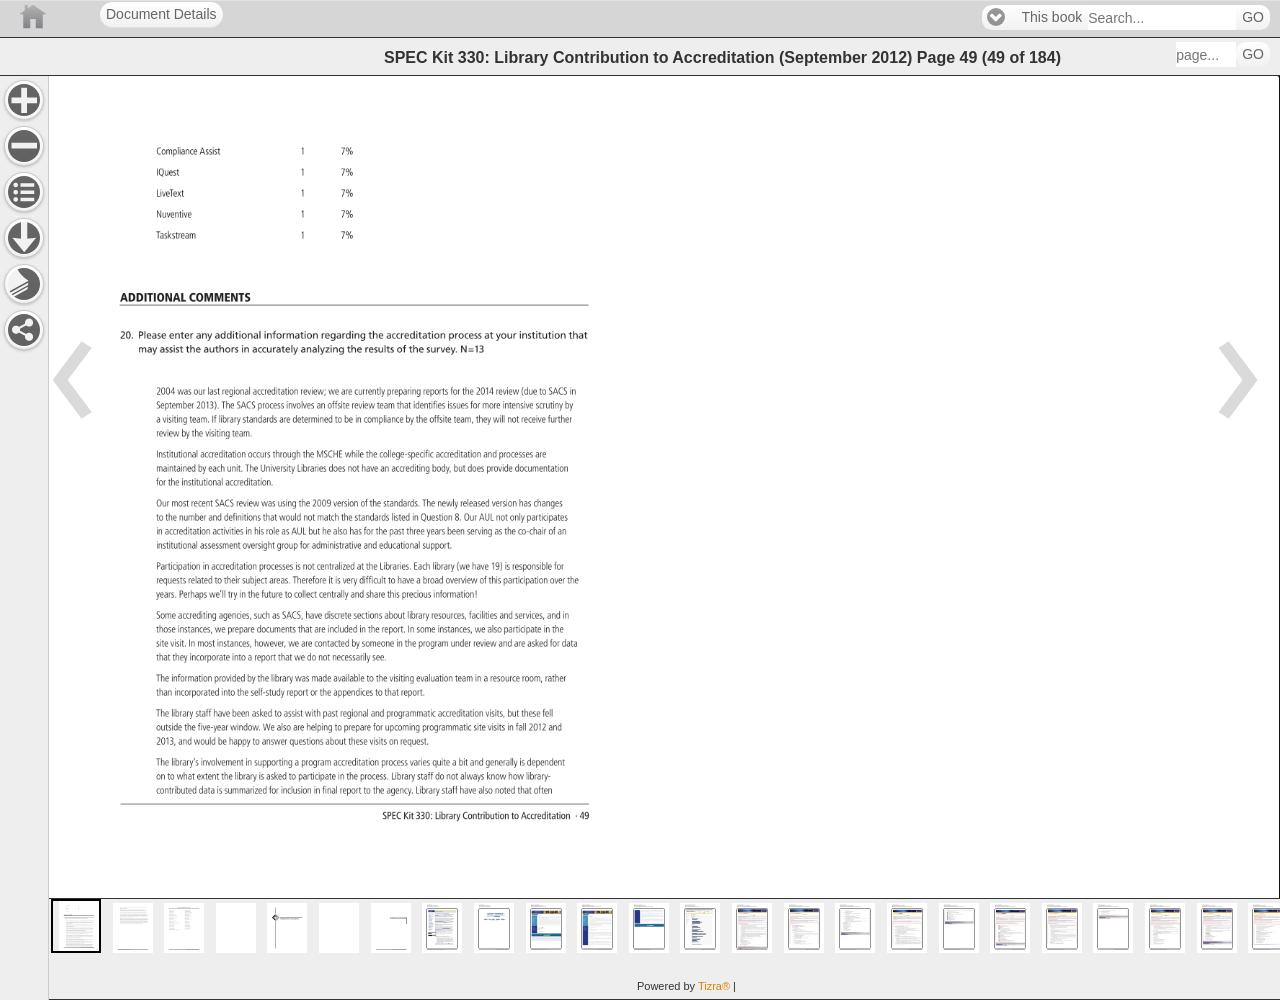 The image size is (1280, 1000). Describe the element at coordinates (1056, 56) in the screenshot. I see `')'` at that location.